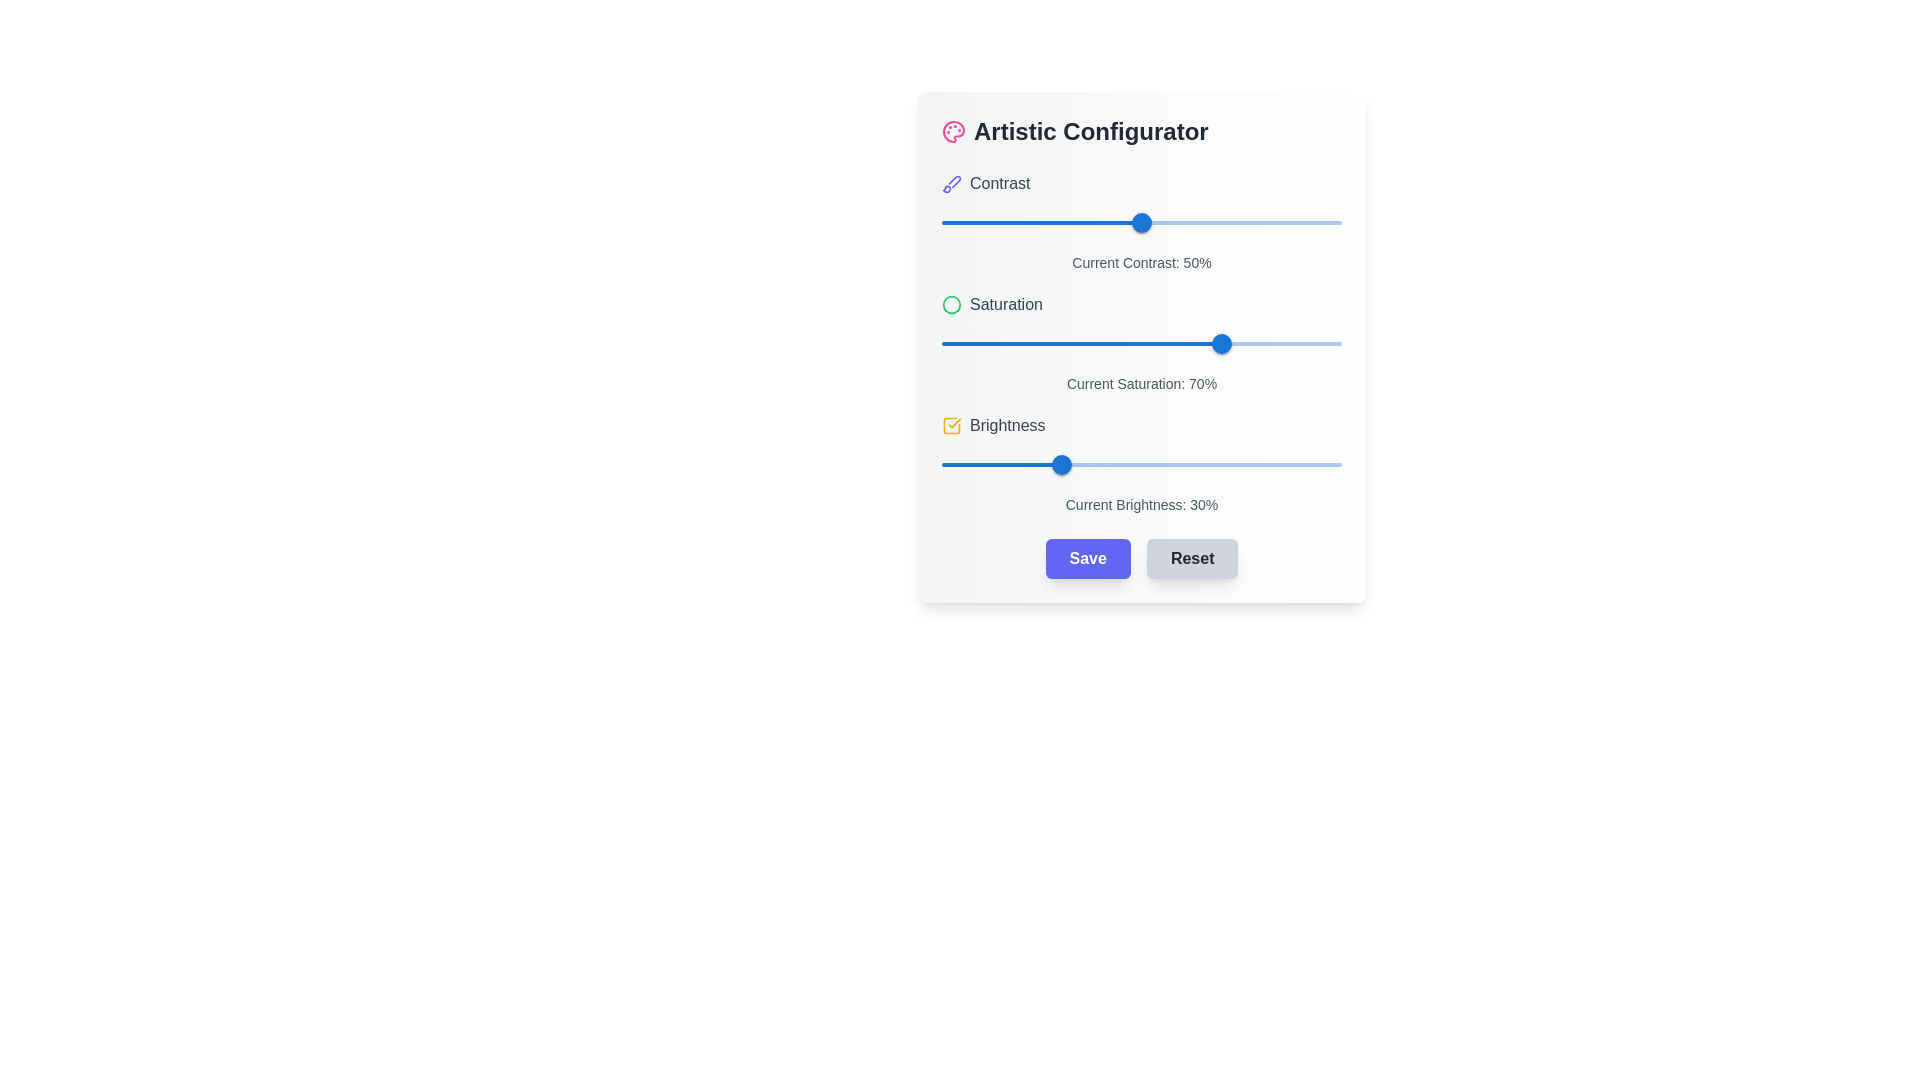 This screenshot has width=1920, height=1080. Describe the element at coordinates (954, 181) in the screenshot. I see `the decorative icon in the 'Artistic Configurator' interface located to the left of the 'Contrast' label, which visually represents the artistic theme` at that location.